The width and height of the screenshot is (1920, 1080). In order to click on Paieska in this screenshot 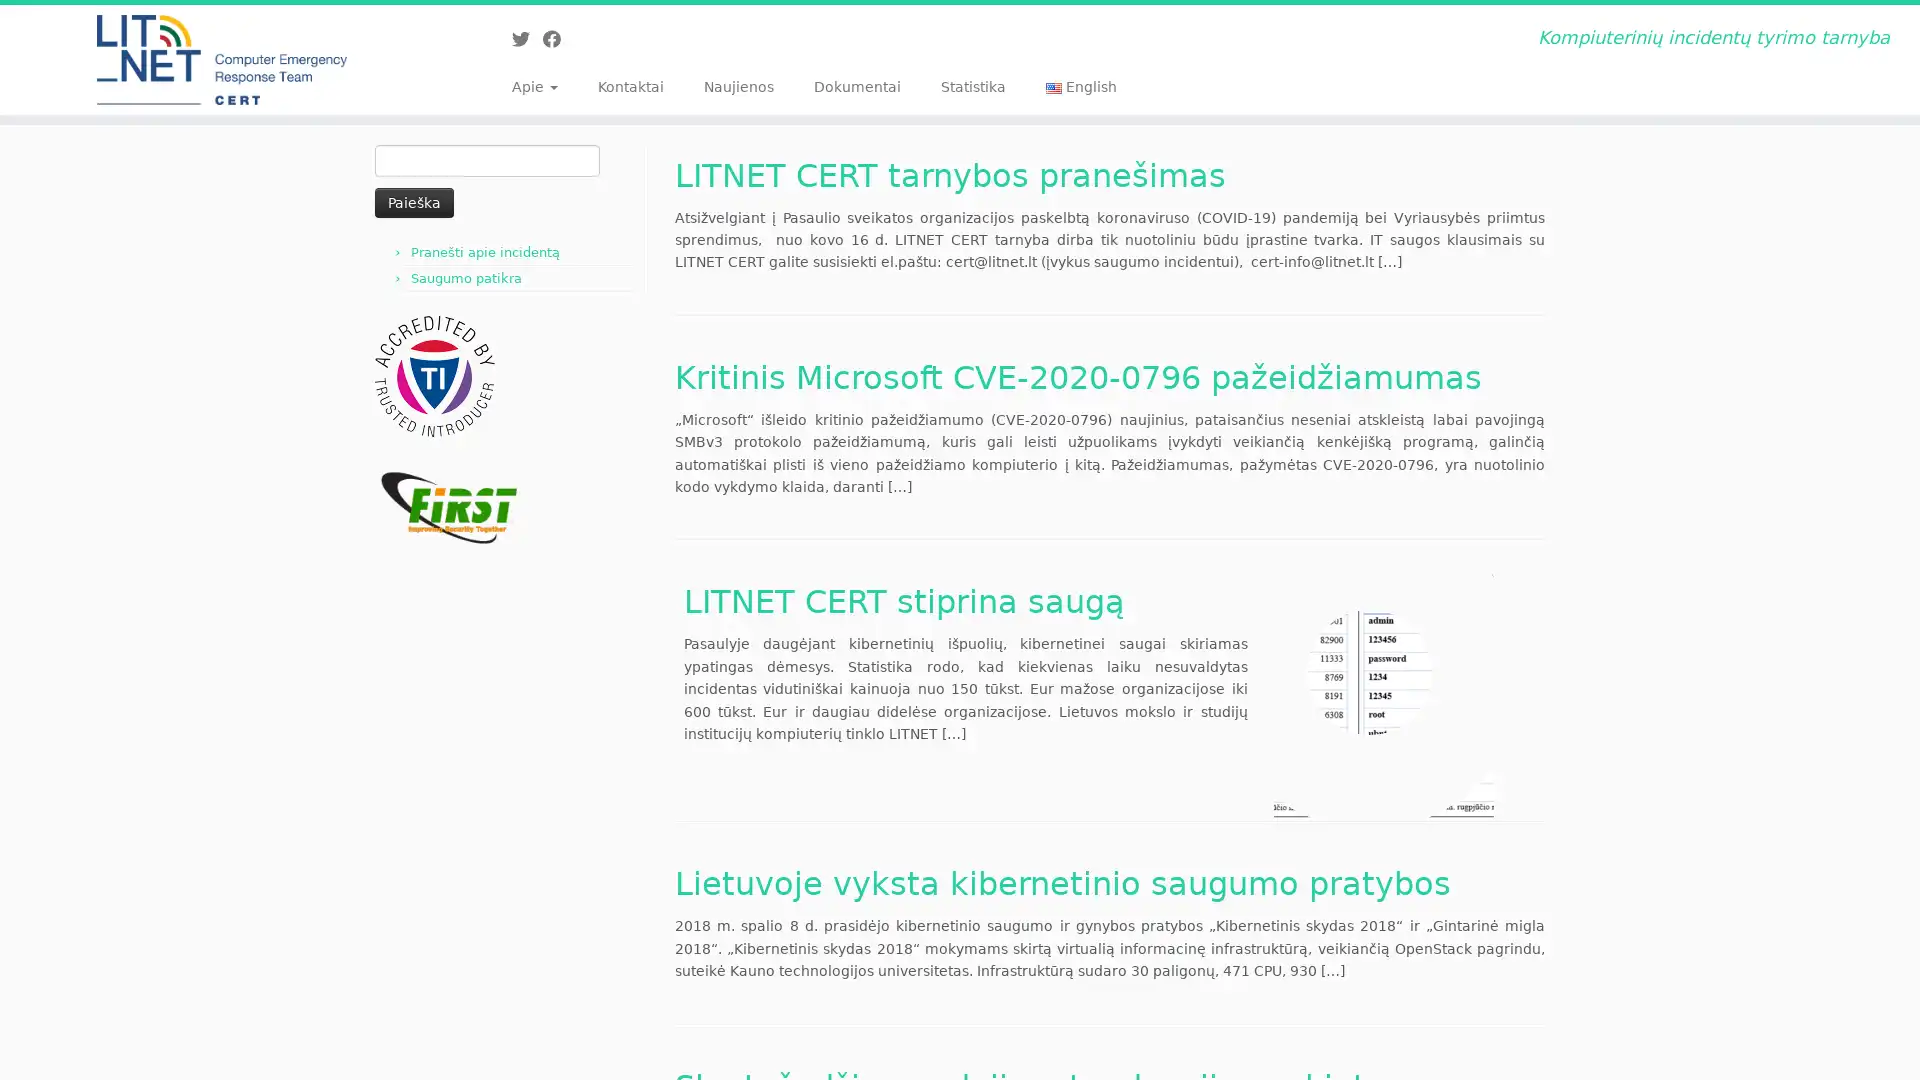, I will do `click(413, 201)`.